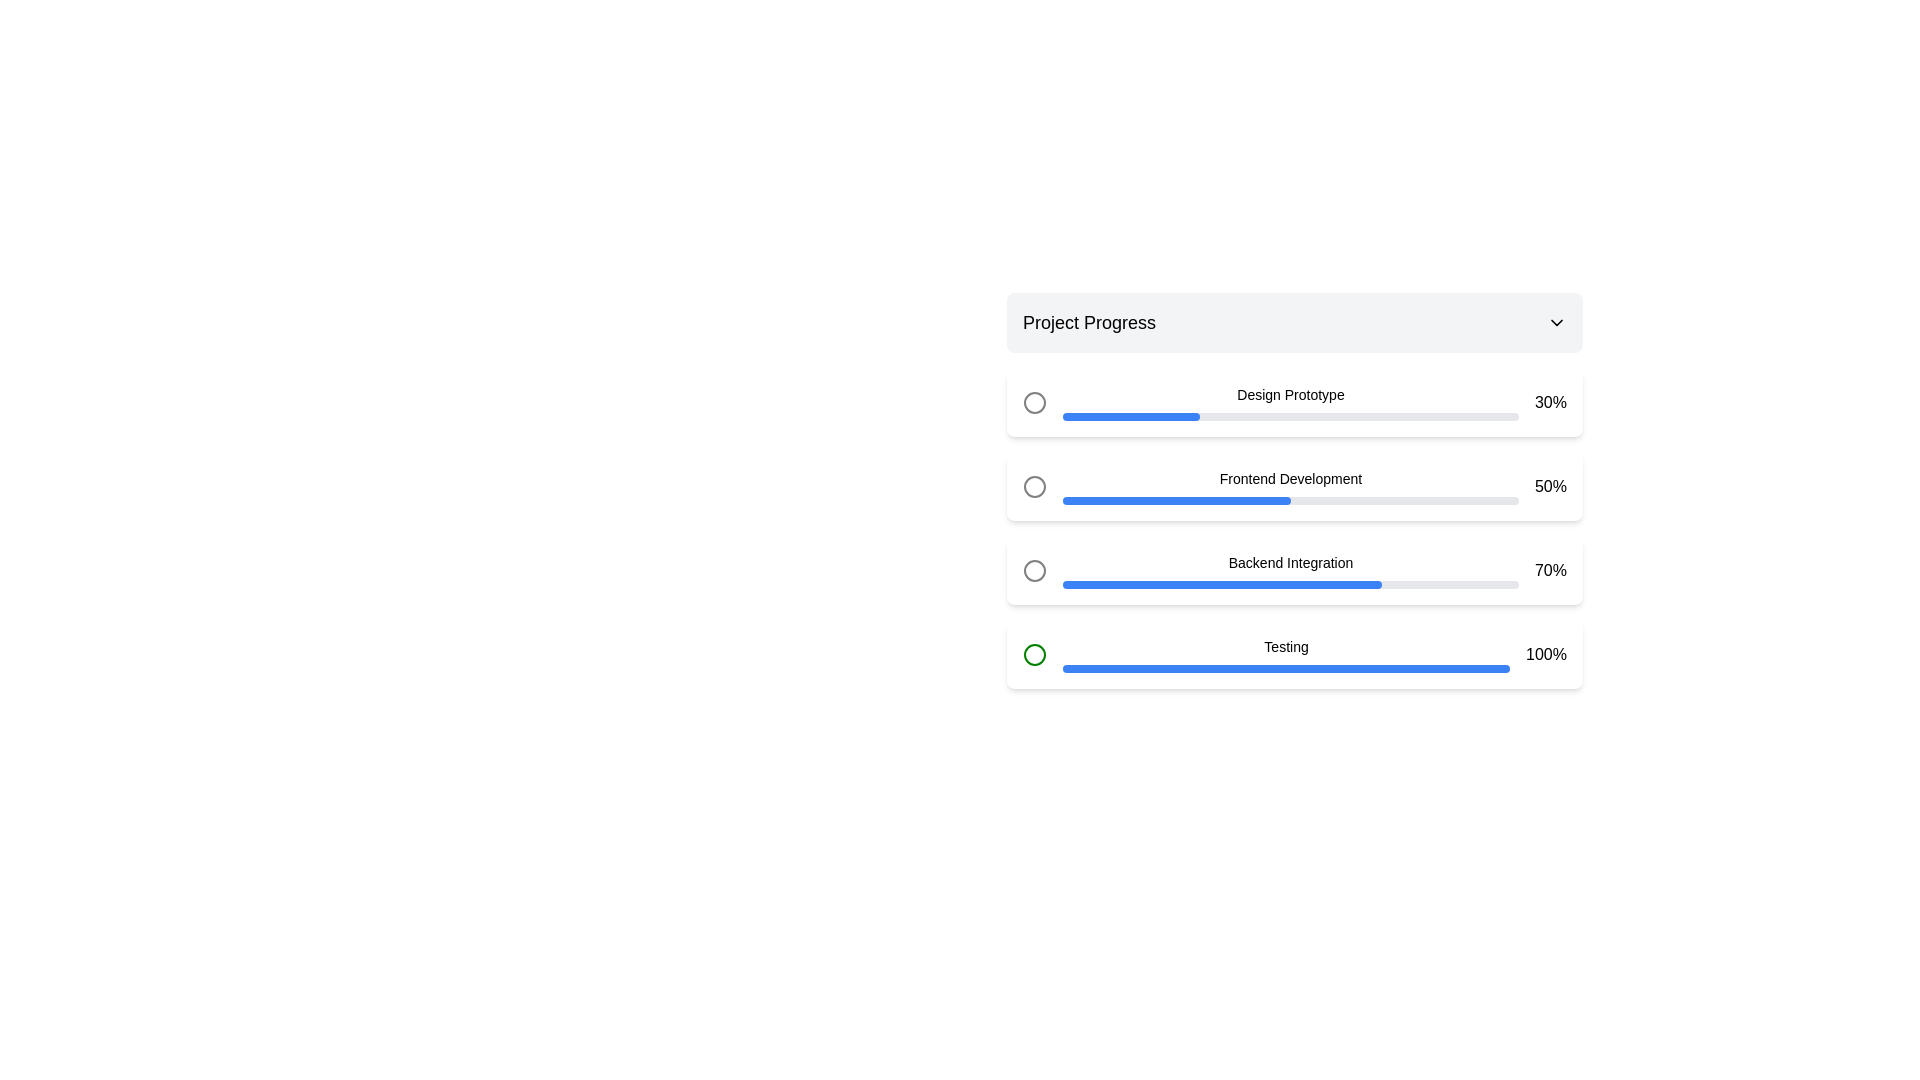 This screenshot has width=1920, height=1080. What do you see at coordinates (1035, 486) in the screenshot?
I see `the circular SVG element indicating 'Frontend Development' progress if it is interactive` at bounding box center [1035, 486].